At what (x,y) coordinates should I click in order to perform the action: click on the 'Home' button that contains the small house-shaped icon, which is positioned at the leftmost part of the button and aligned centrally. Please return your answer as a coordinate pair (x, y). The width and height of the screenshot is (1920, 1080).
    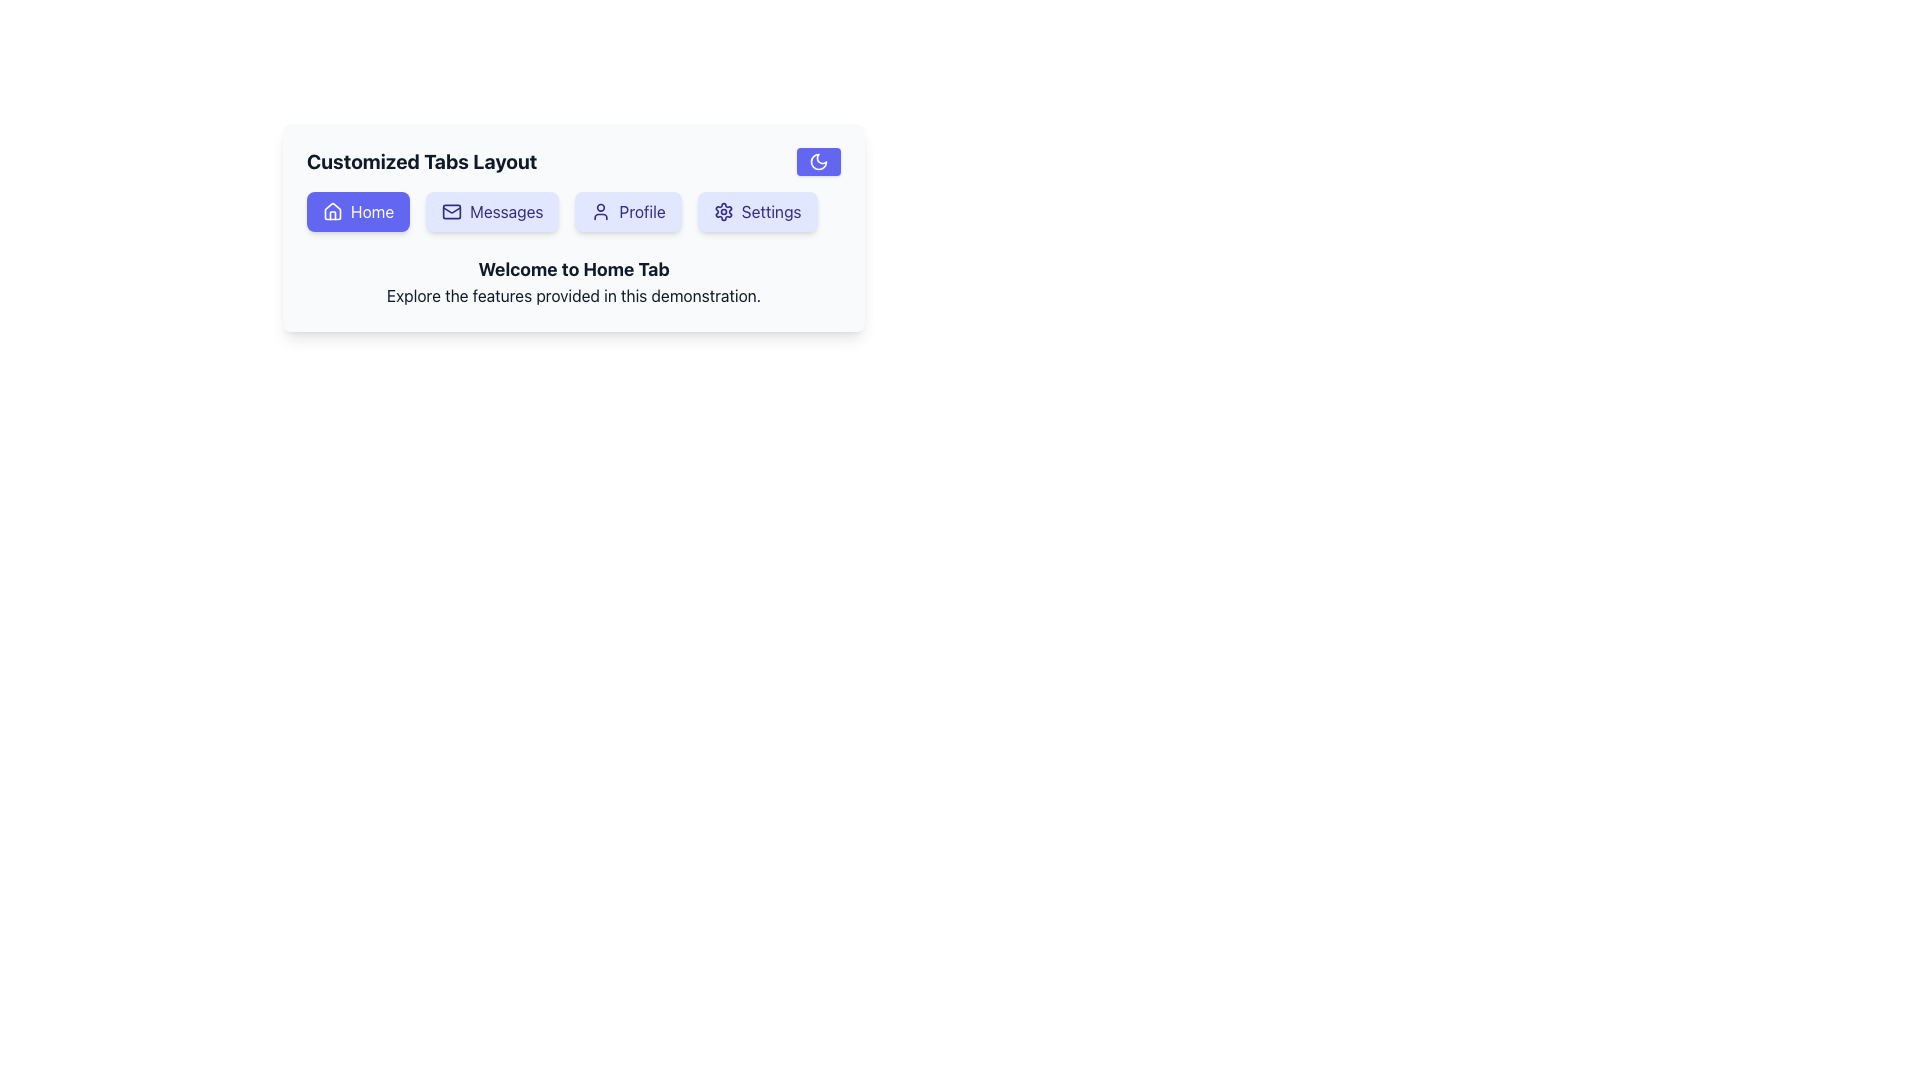
    Looking at the image, I should click on (332, 212).